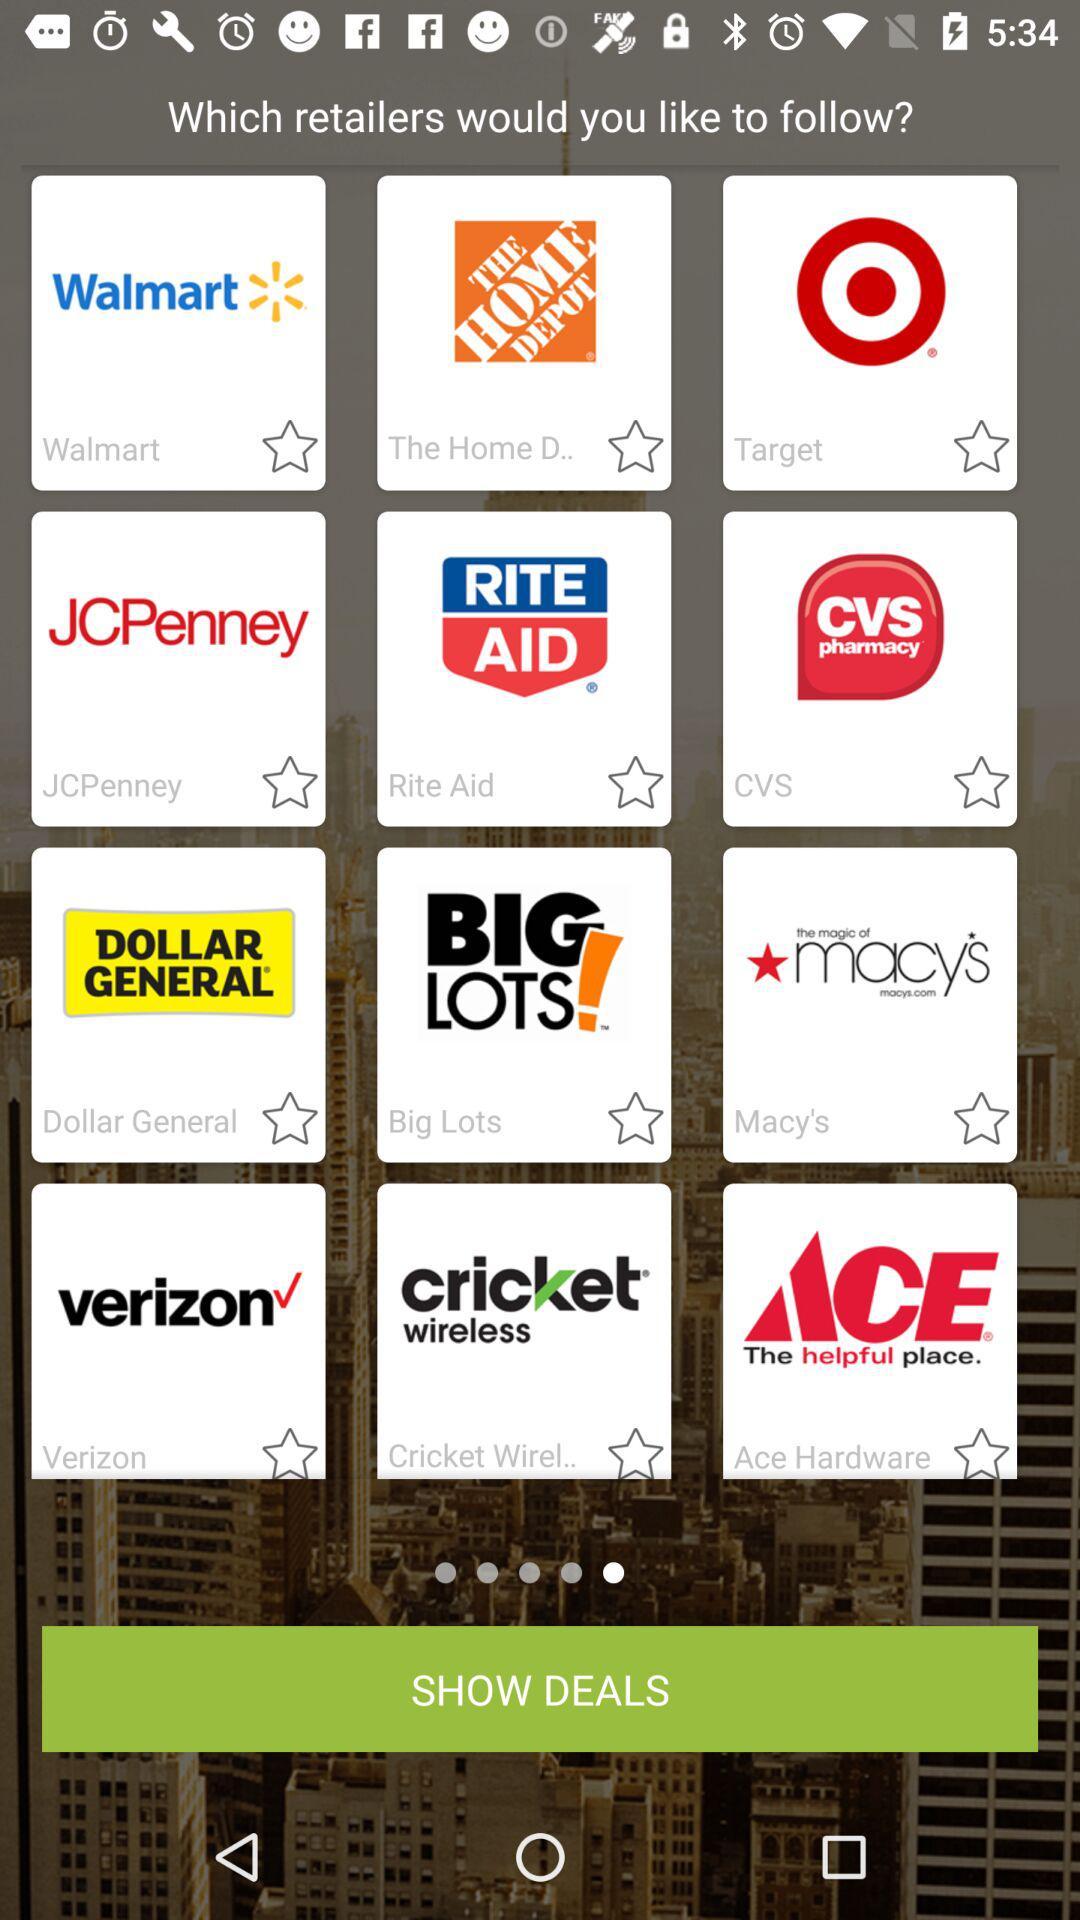 The width and height of the screenshot is (1080, 1920). I want to click on follow retailer, so click(623, 447).